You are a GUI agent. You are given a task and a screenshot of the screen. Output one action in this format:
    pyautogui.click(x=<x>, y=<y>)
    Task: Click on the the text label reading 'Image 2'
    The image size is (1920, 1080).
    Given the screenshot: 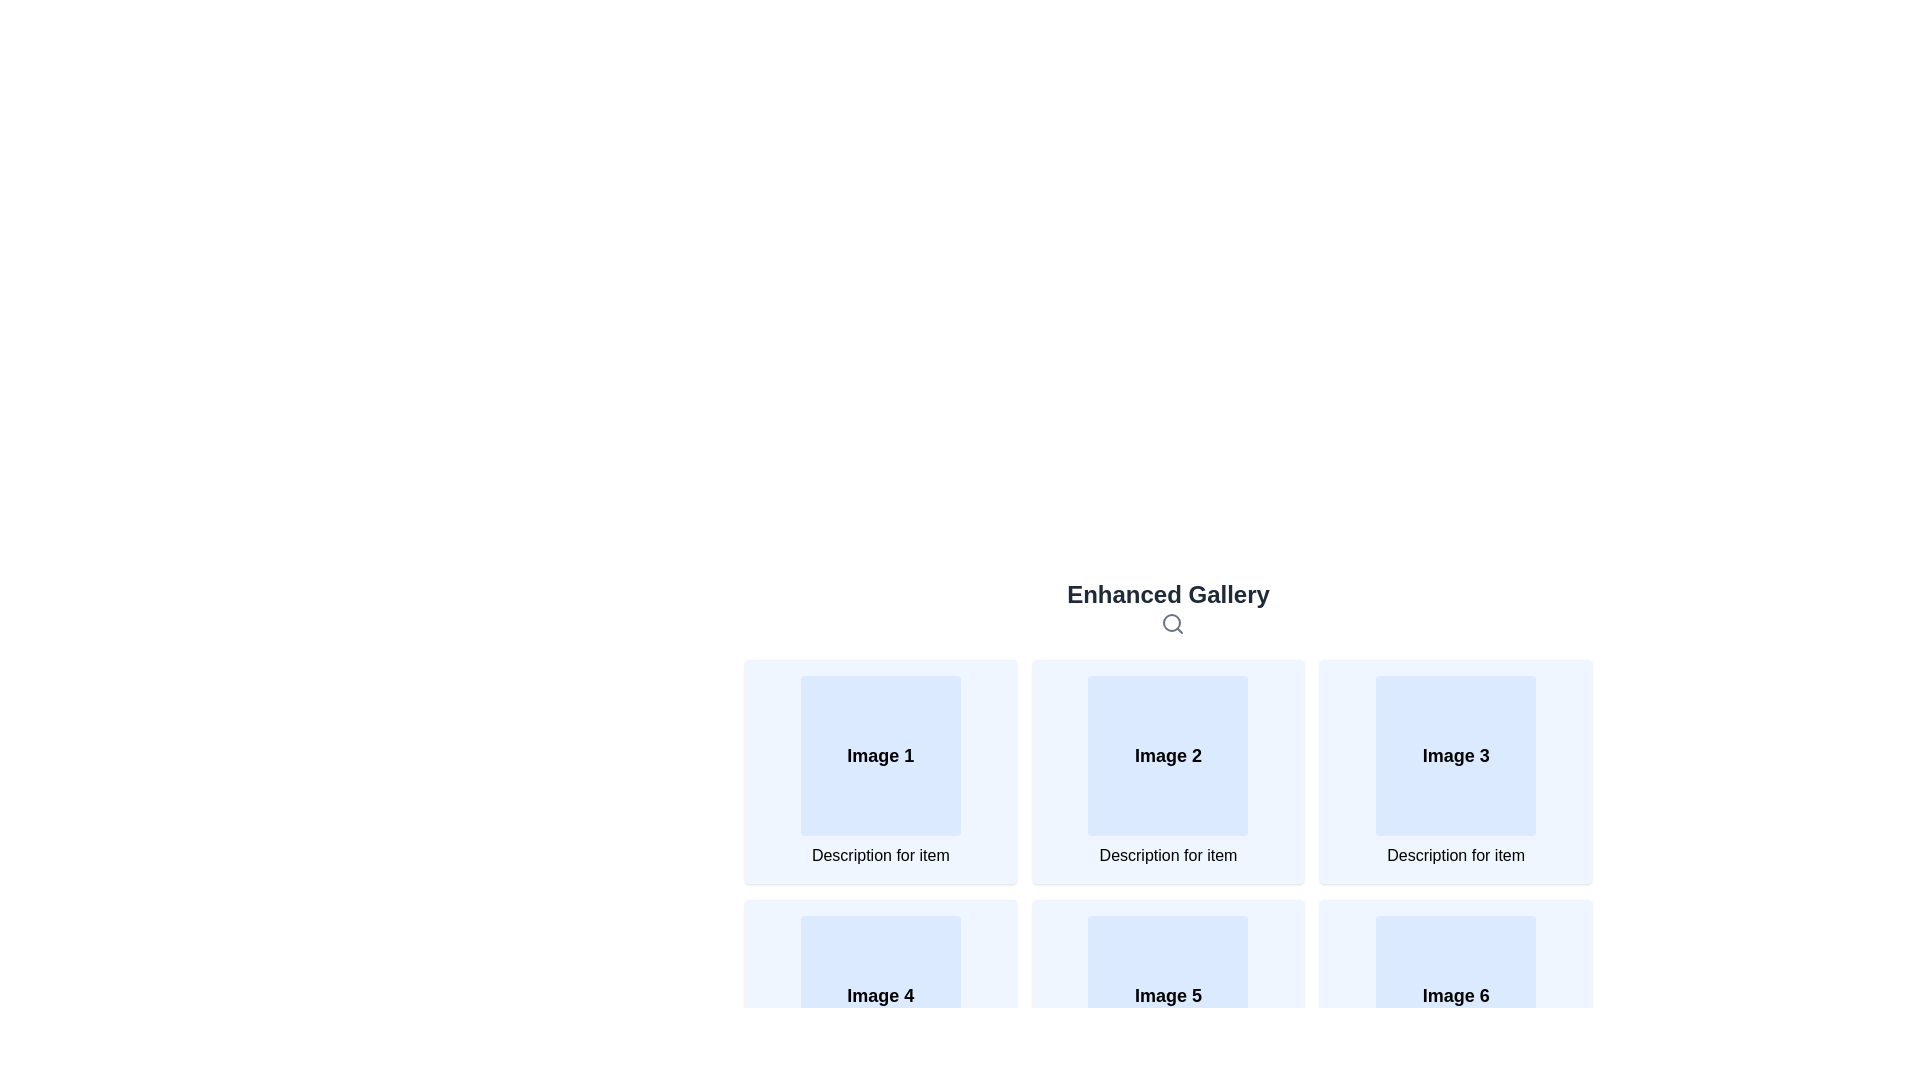 What is the action you would take?
    pyautogui.click(x=1168, y=755)
    